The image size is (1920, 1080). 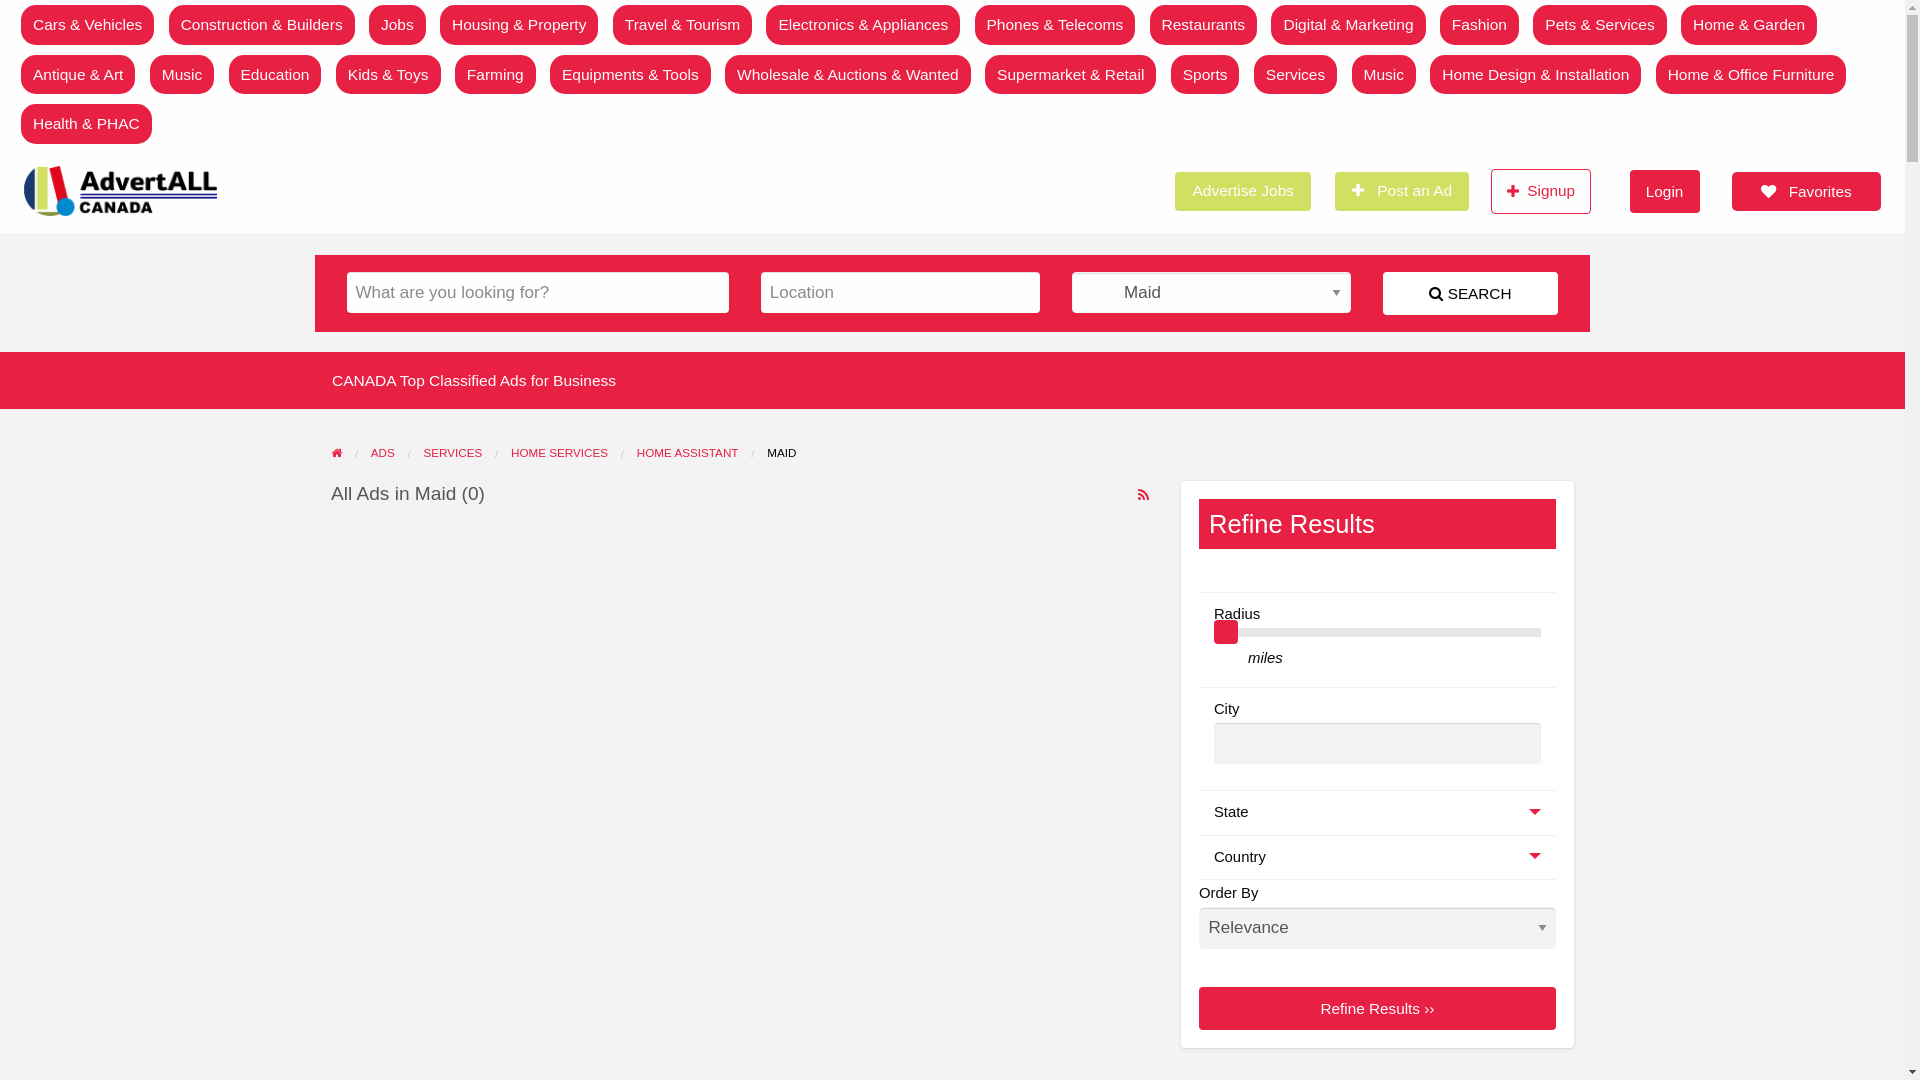 I want to click on 'Digital & Marketing', so click(x=1348, y=24).